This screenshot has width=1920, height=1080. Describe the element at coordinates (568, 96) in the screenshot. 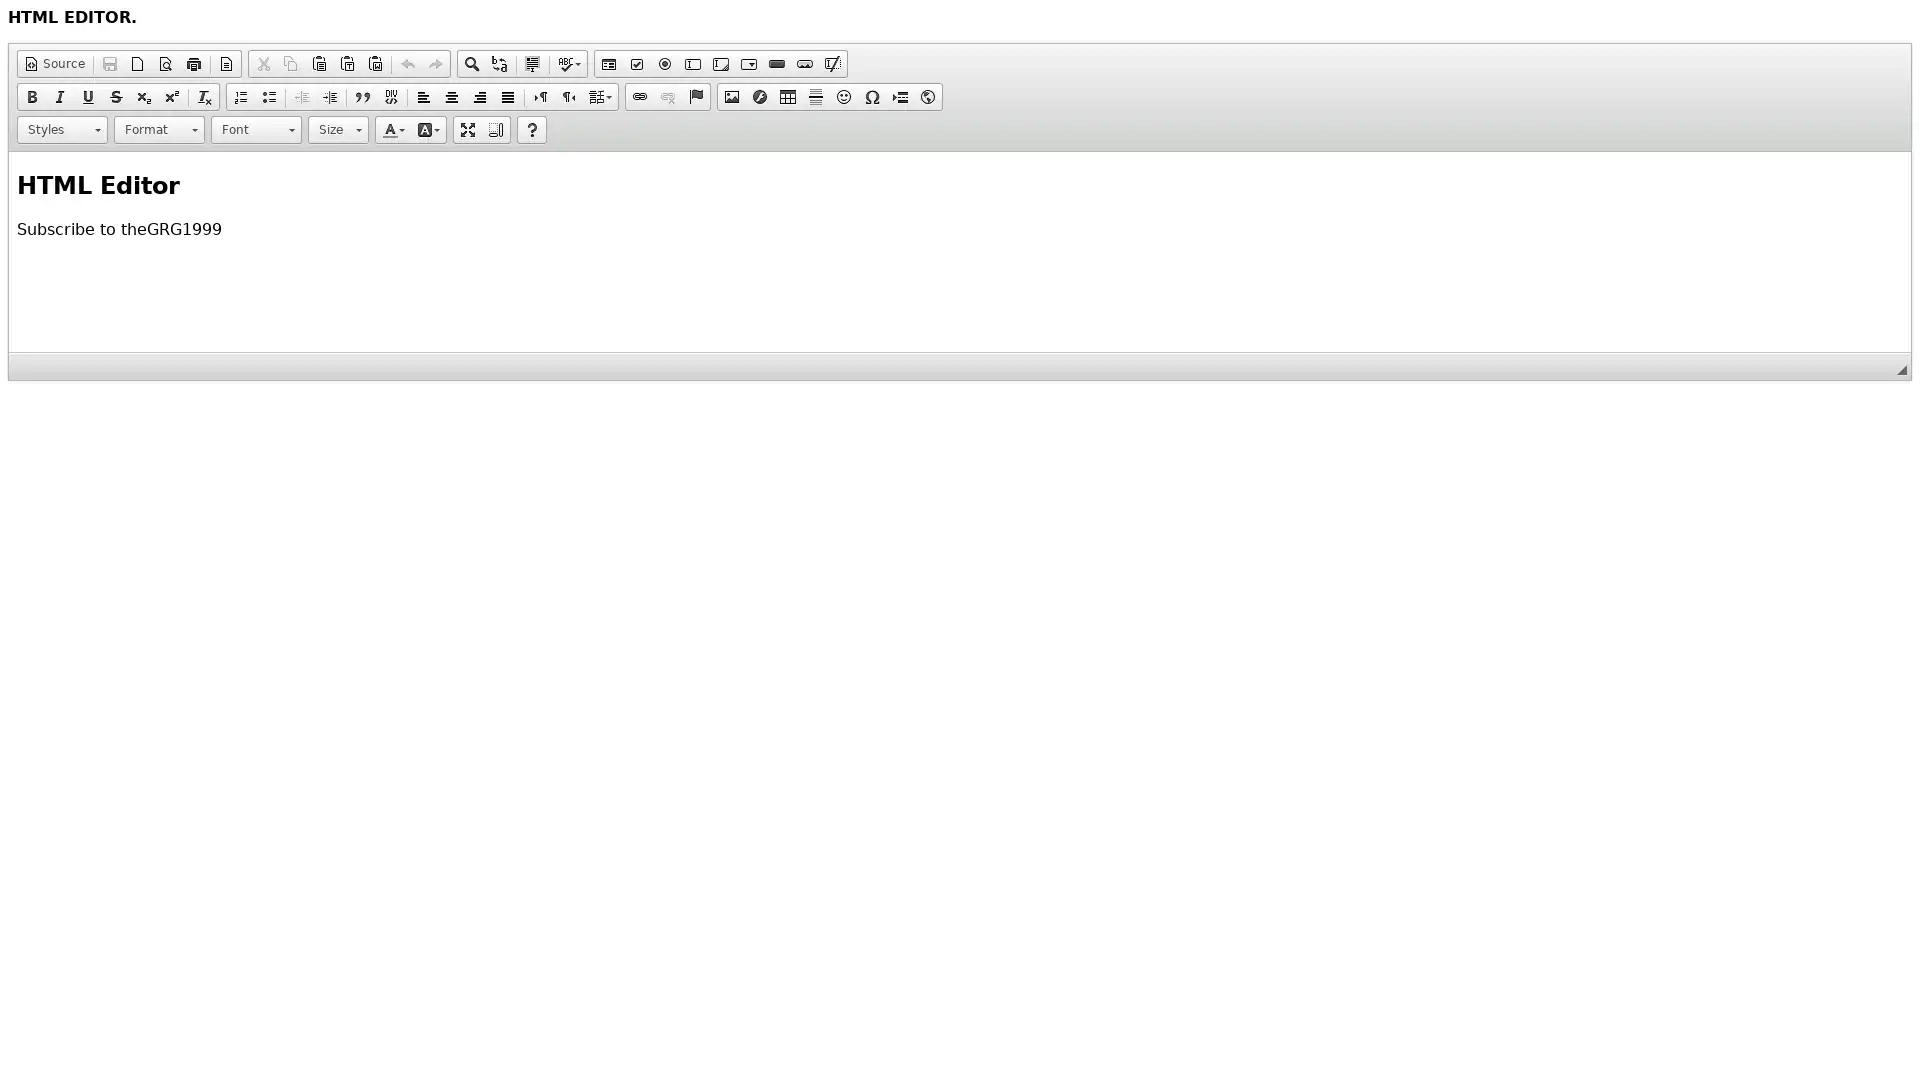

I see `Text direction from right to left` at that location.